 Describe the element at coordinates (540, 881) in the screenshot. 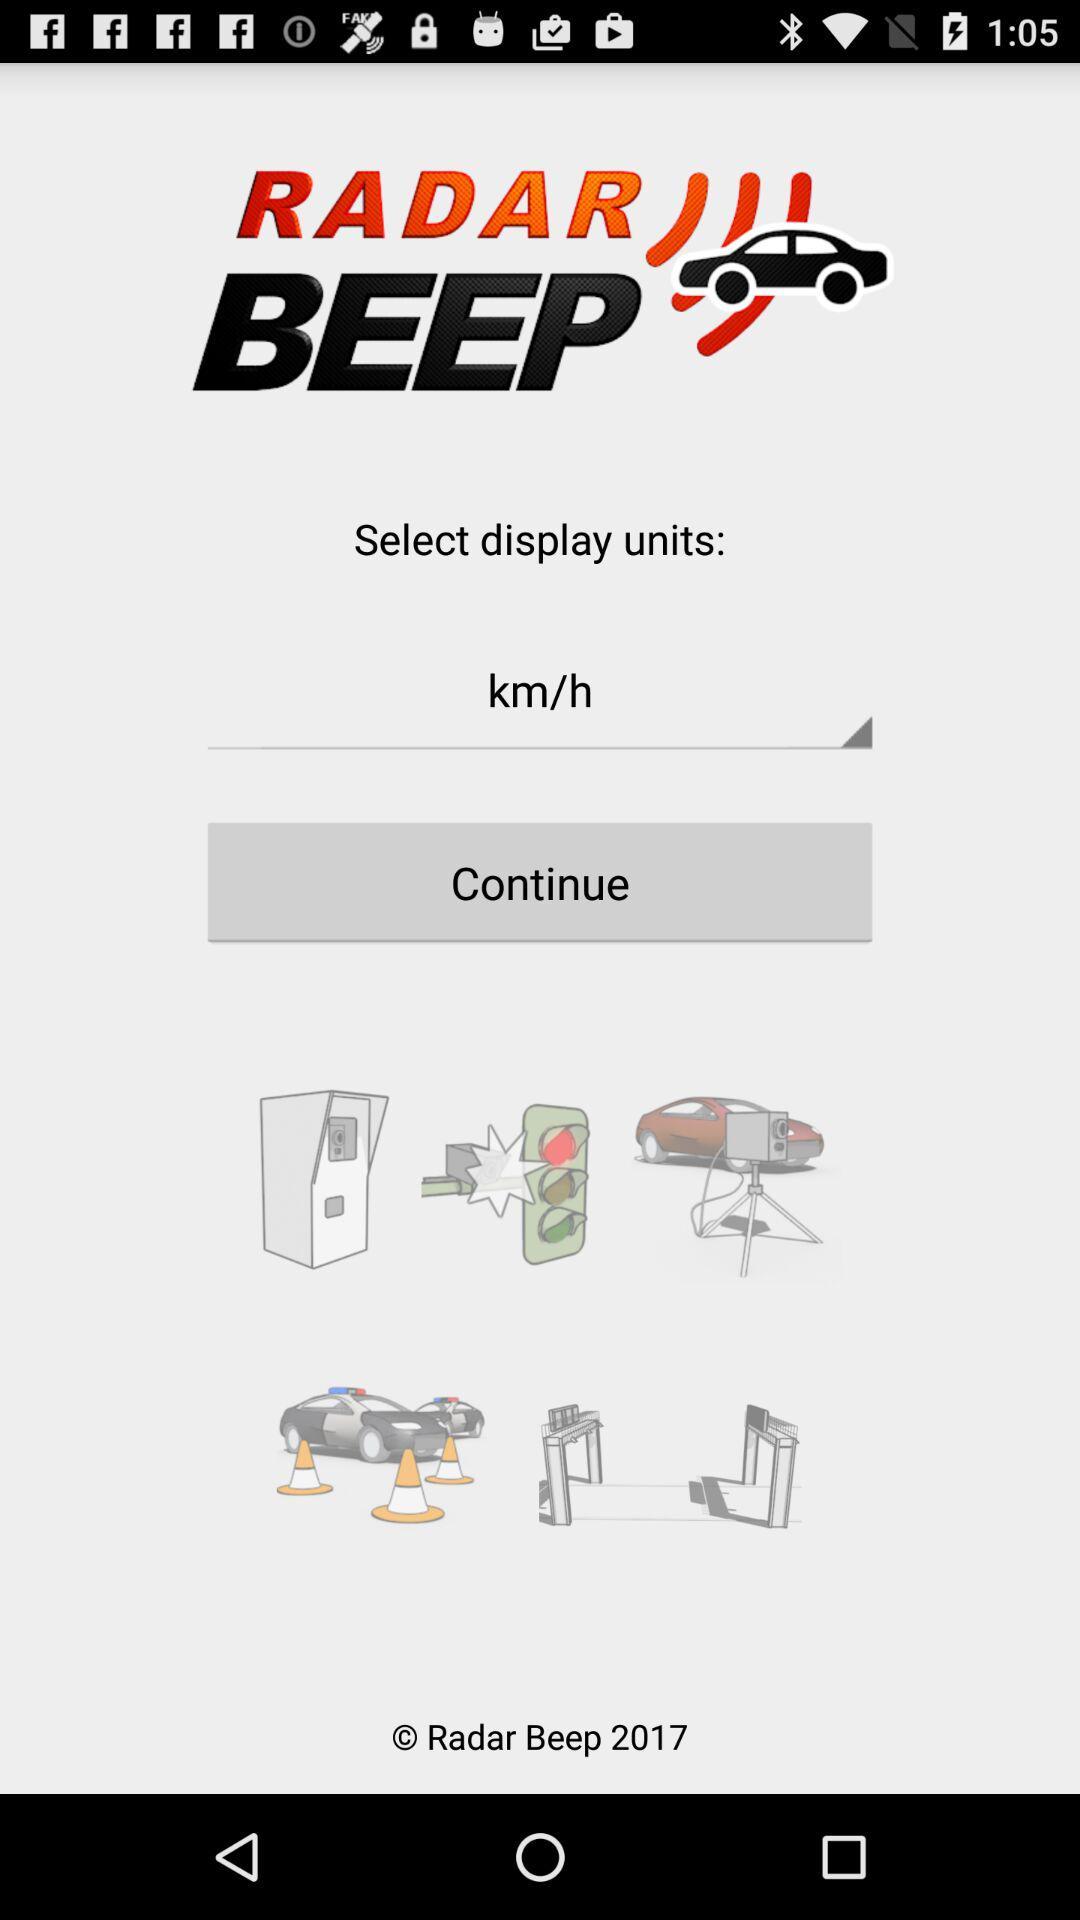

I see `the continue button` at that location.